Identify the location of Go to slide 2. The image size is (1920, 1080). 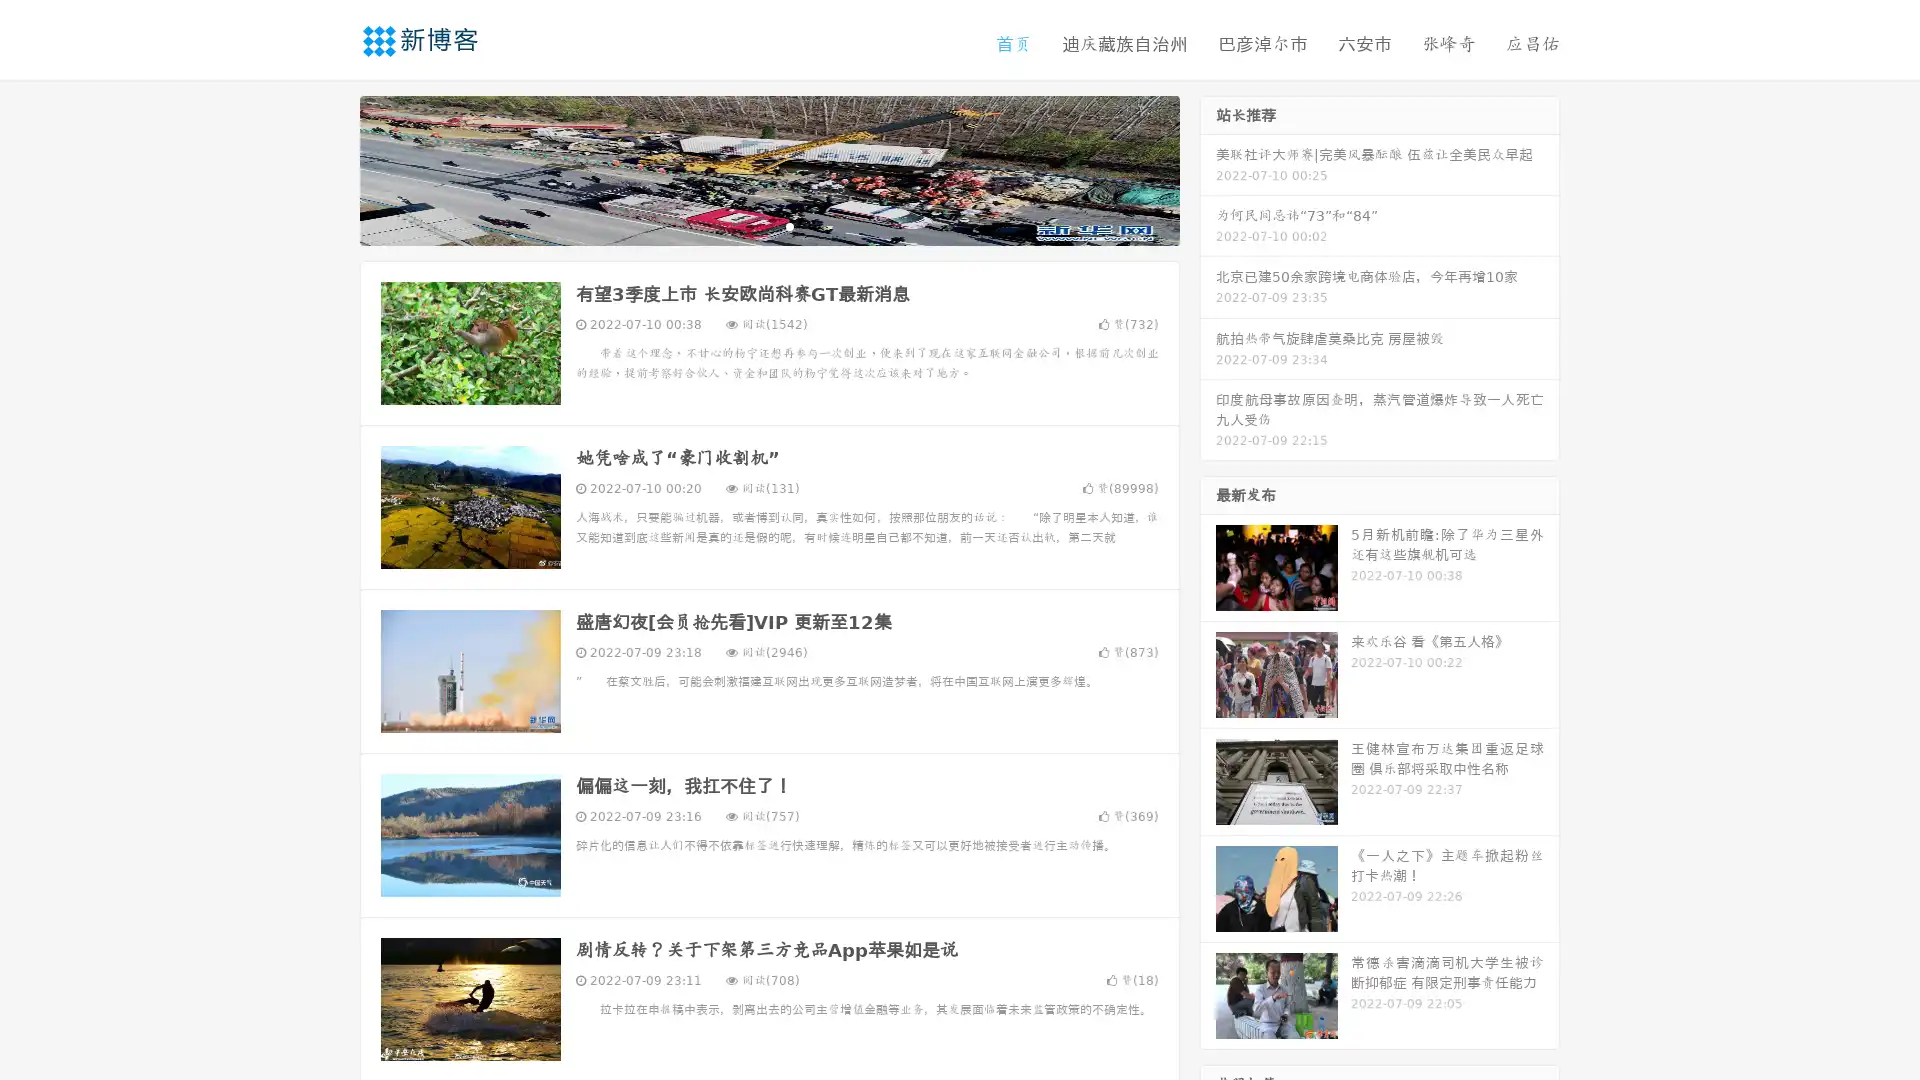
(768, 225).